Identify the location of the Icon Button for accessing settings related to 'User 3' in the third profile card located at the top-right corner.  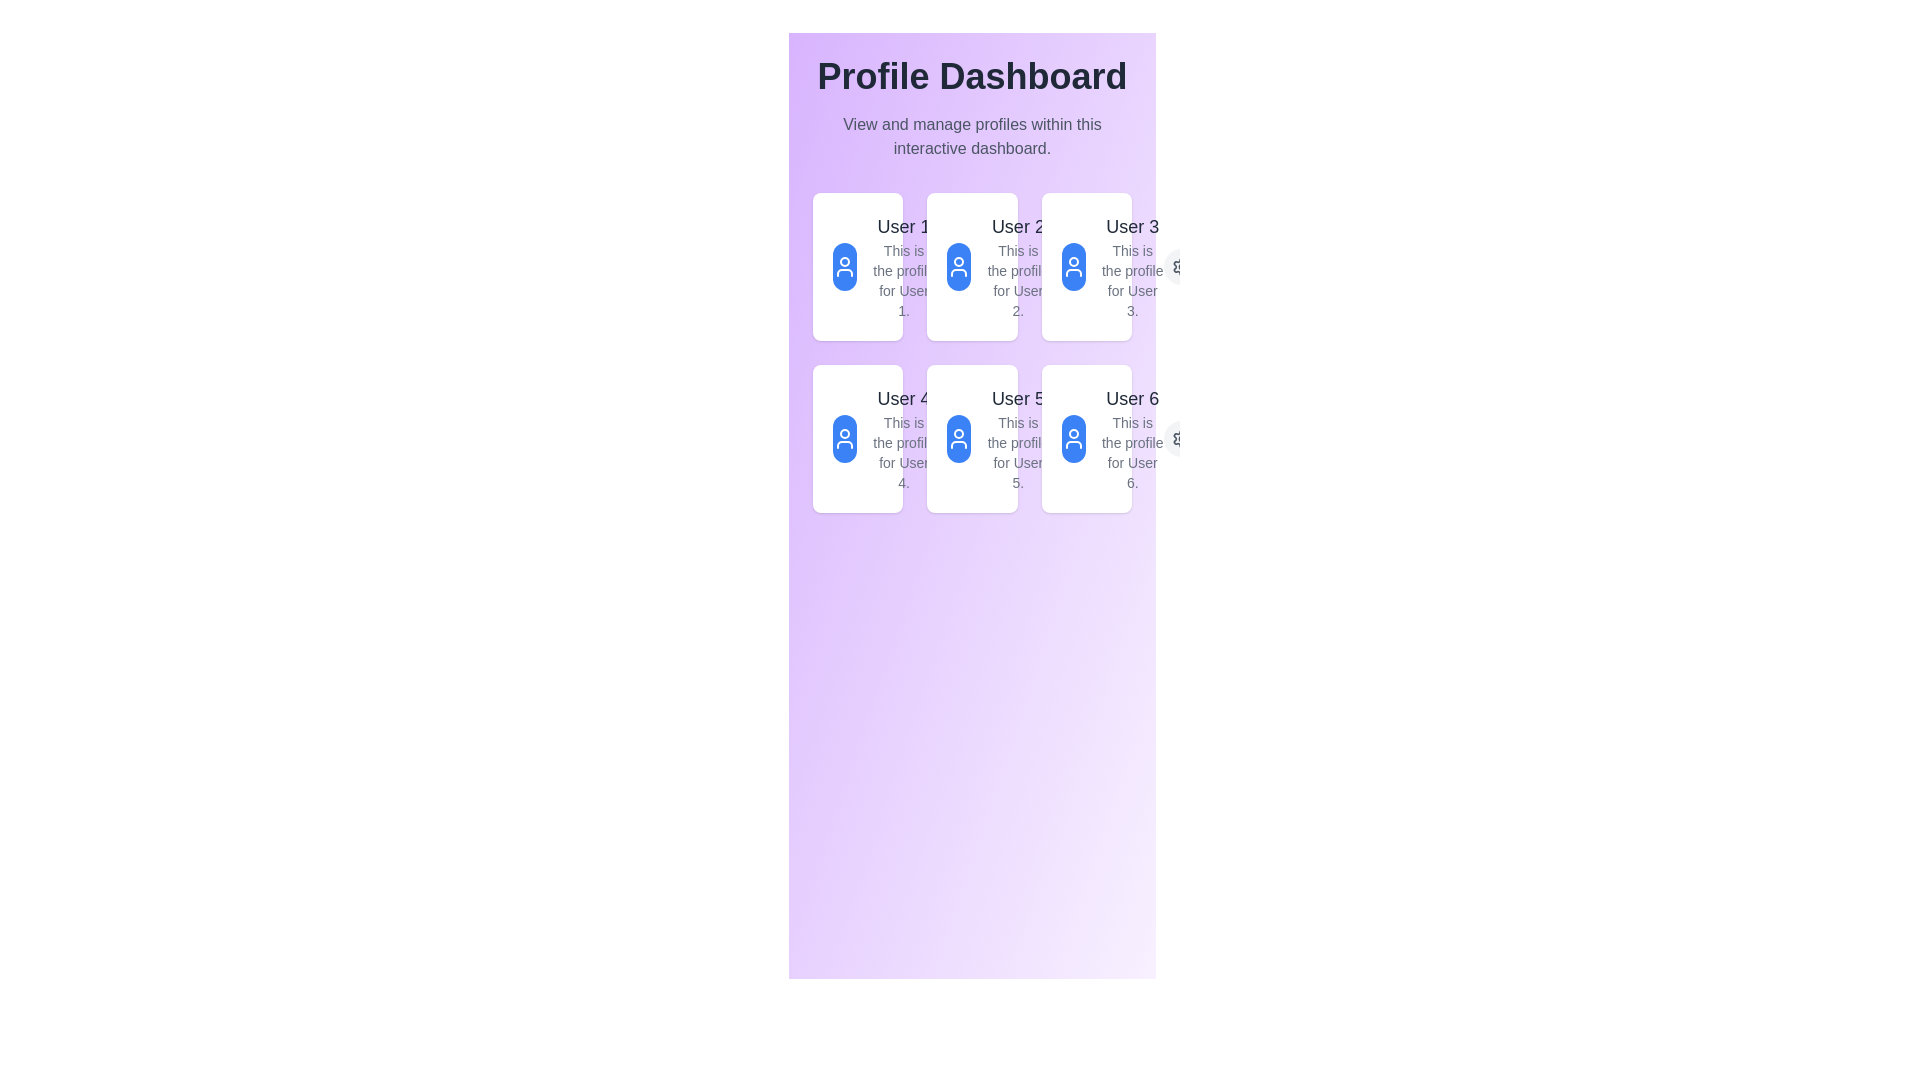
(1066, 265).